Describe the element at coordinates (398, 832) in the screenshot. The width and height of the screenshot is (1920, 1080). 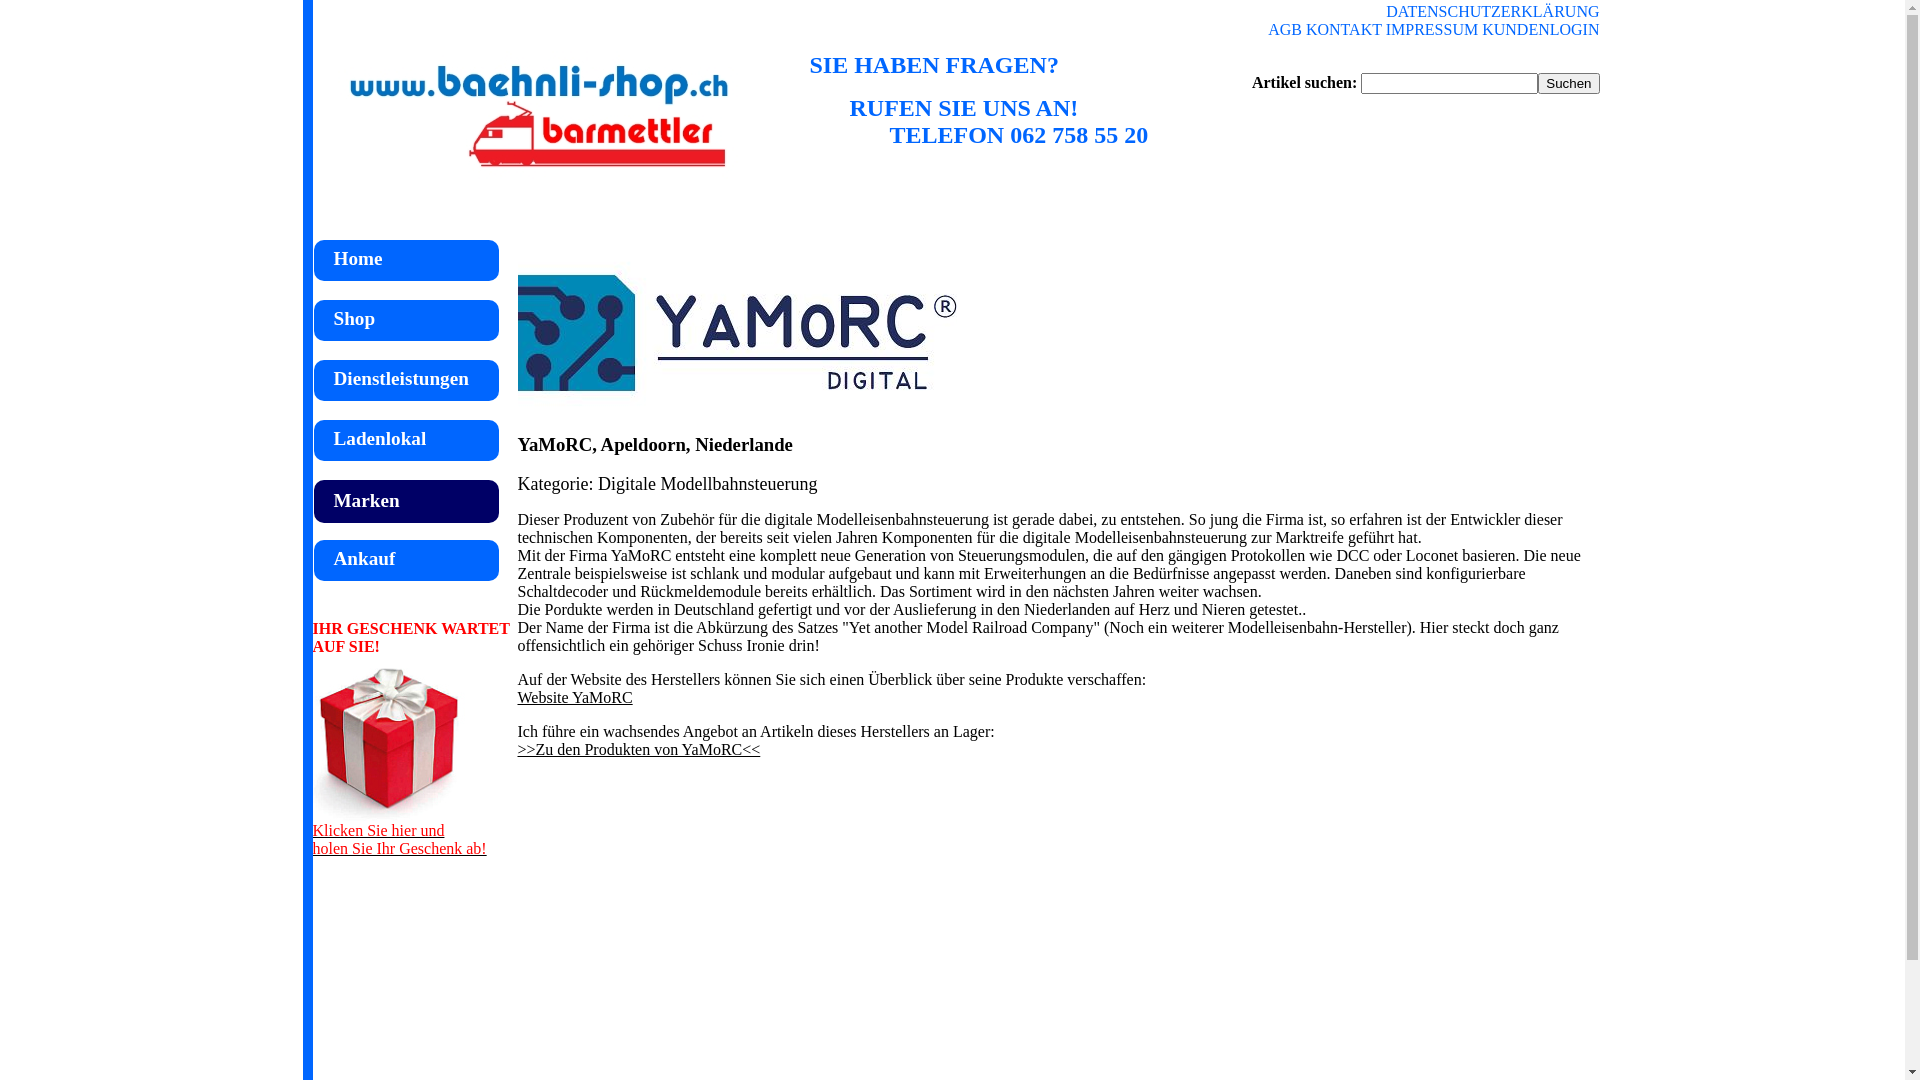
I see `'Klicken Sie hier und` at that location.